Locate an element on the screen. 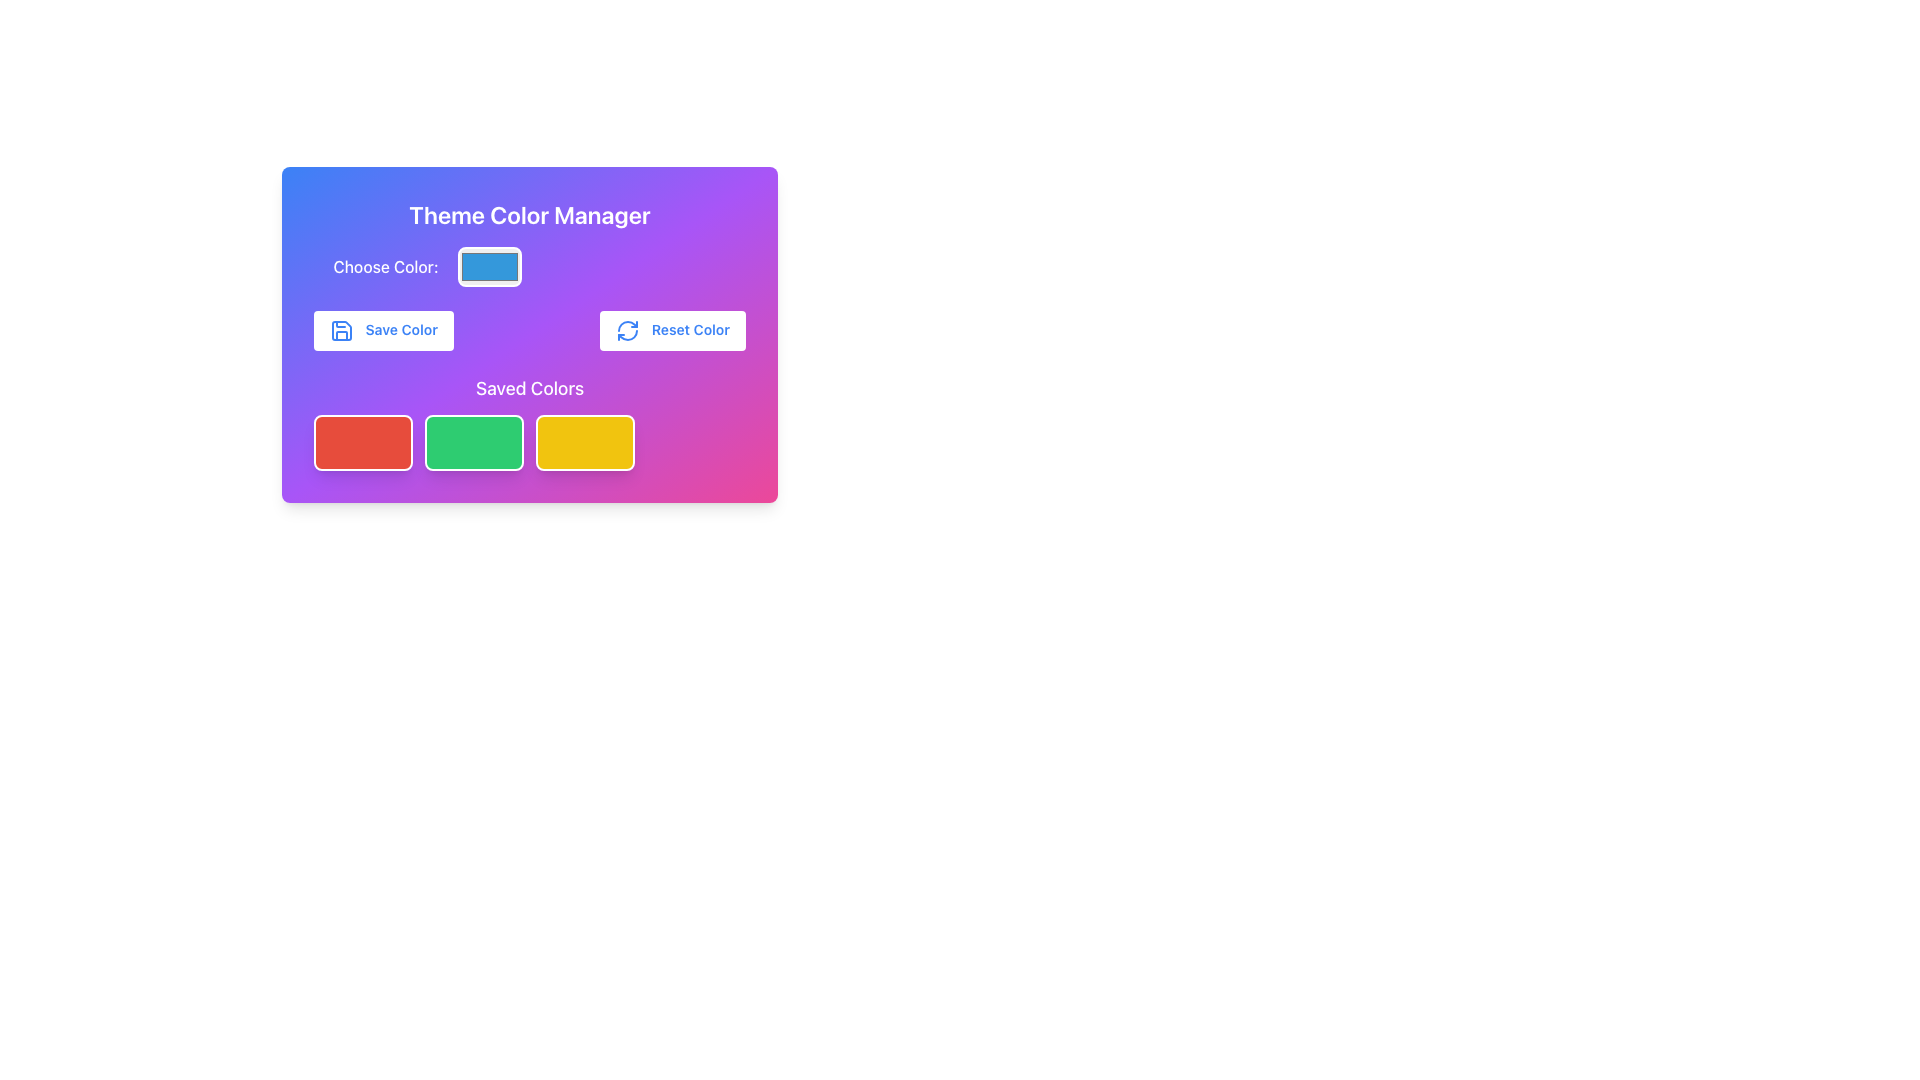 This screenshot has width=1920, height=1080. the 'Reset Color' button, which has a white background and blue text is located at coordinates (673, 330).